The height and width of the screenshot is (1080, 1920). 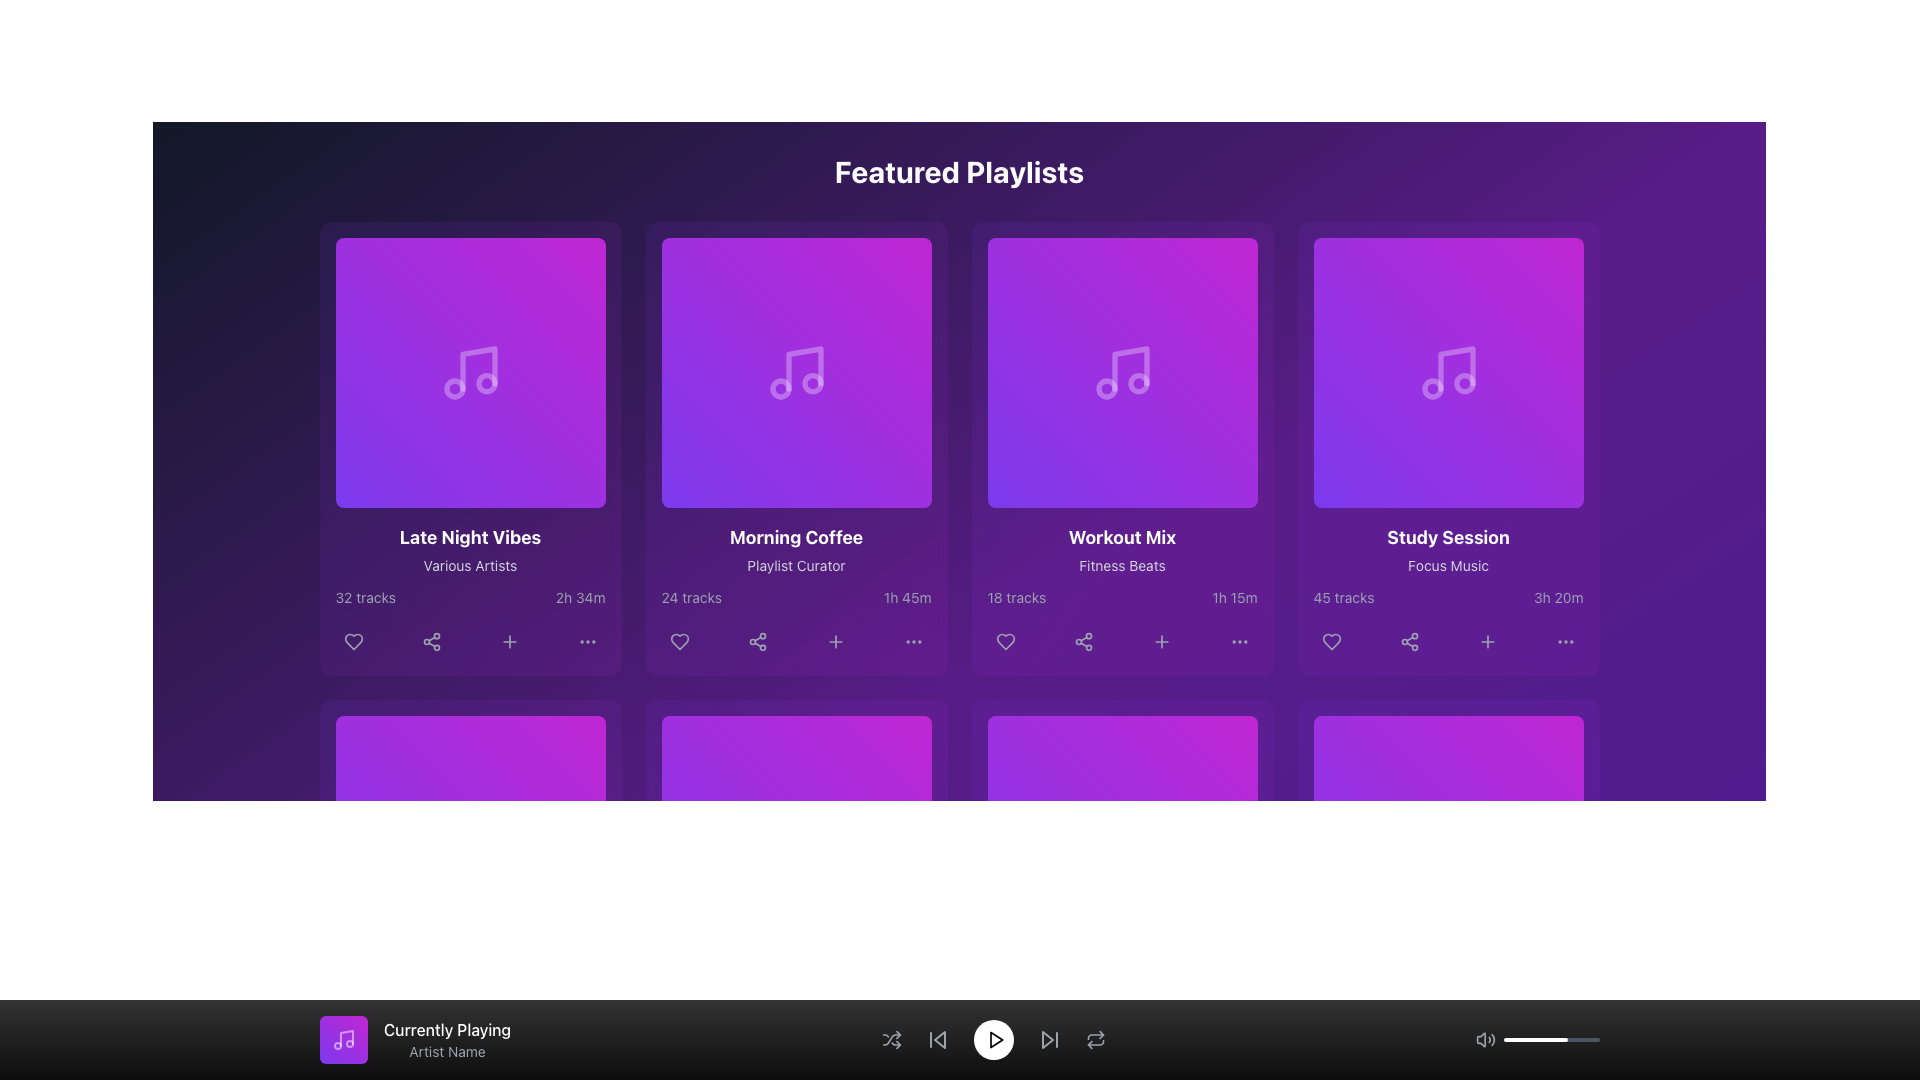 What do you see at coordinates (353, 641) in the screenshot?
I see `the outlined heart-shaped icon located in the bottom left quadrant of the 'Late Night Vibes' card in the 'Featured Playlists' section` at bounding box center [353, 641].